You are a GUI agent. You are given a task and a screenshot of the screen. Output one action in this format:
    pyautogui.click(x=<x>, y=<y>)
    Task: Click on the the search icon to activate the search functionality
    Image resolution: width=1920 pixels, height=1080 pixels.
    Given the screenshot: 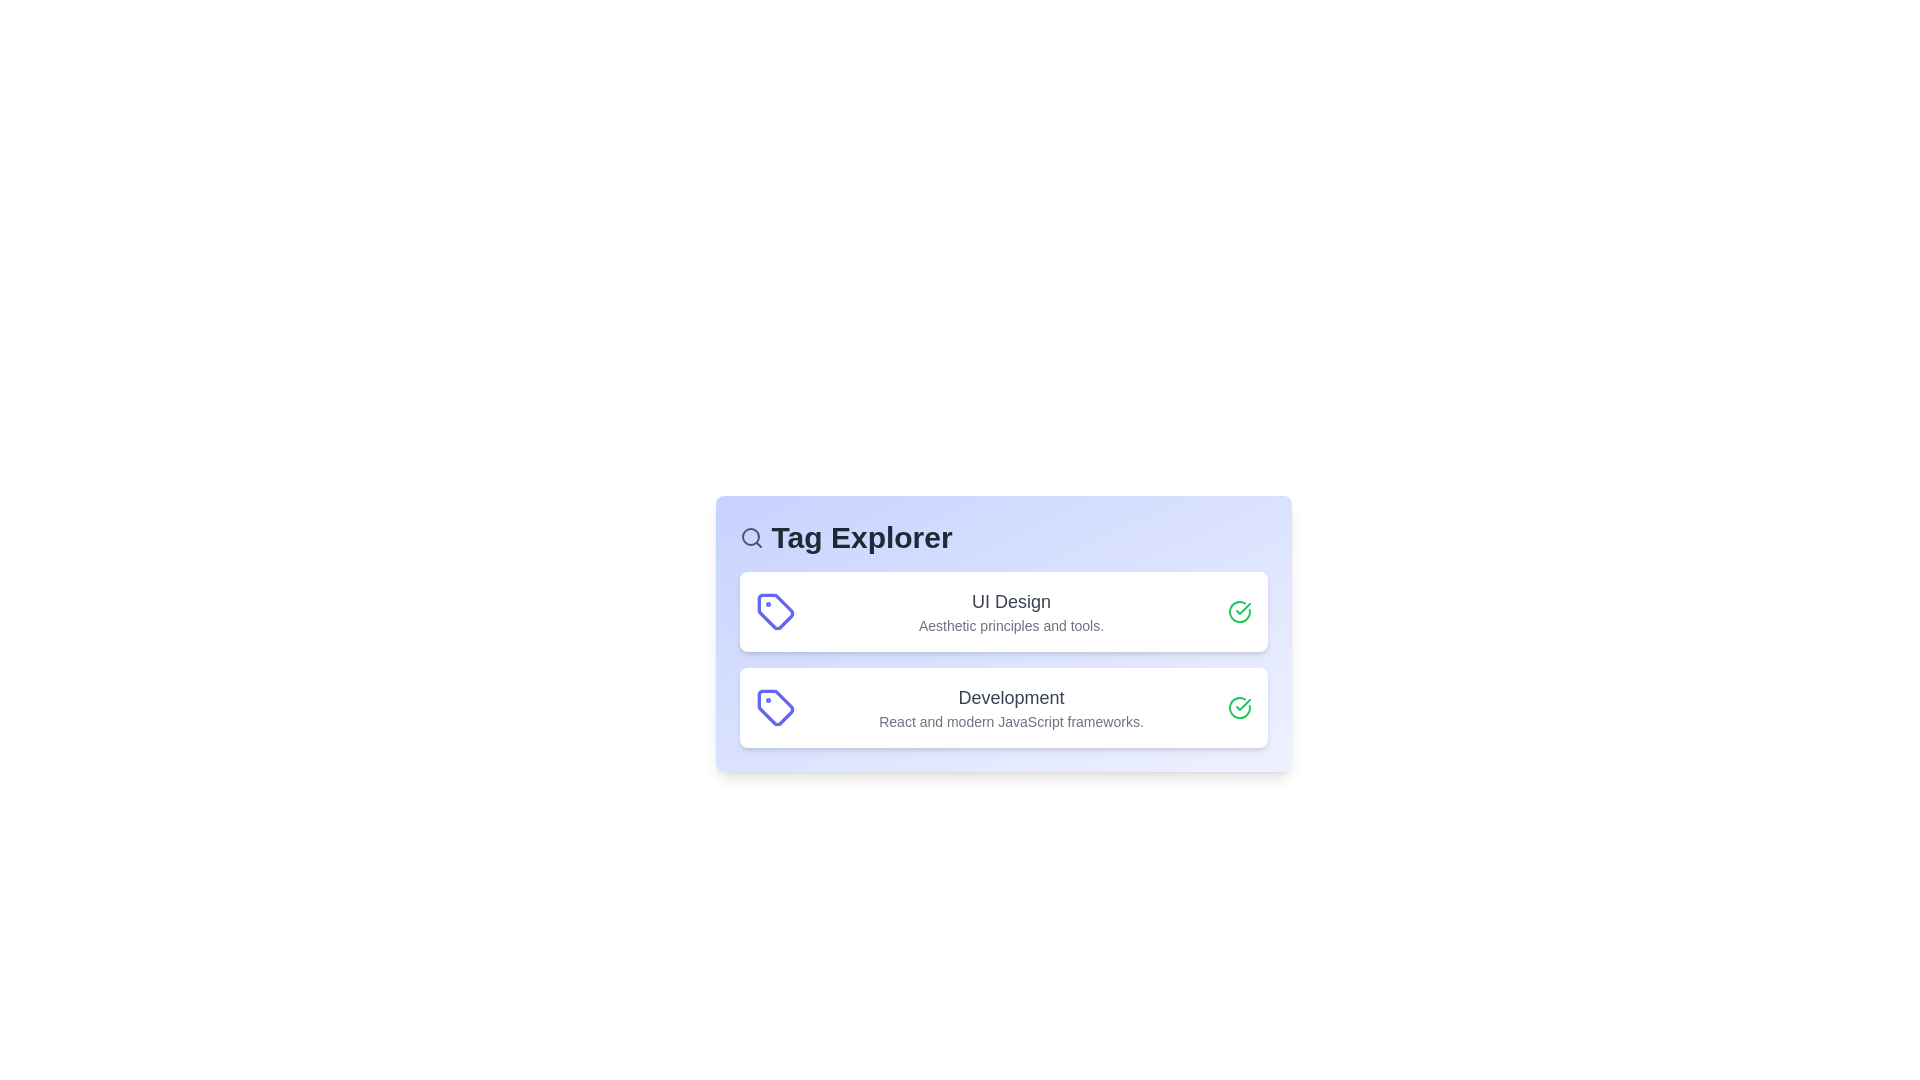 What is the action you would take?
    pyautogui.click(x=750, y=536)
    